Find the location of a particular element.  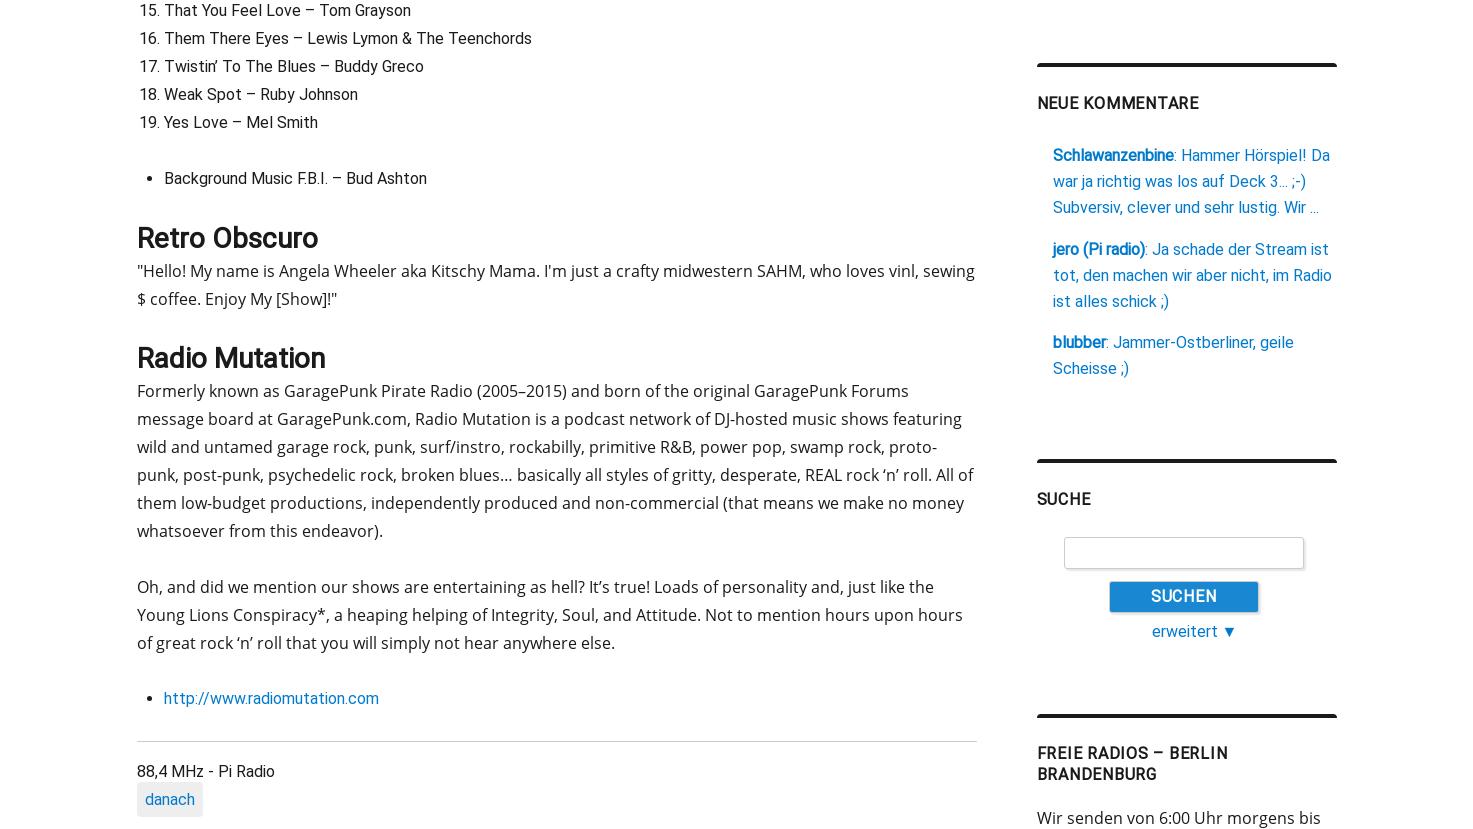

'Them There Eyes – Lewis Lymon & The Teenchords' is located at coordinates (346, 37).